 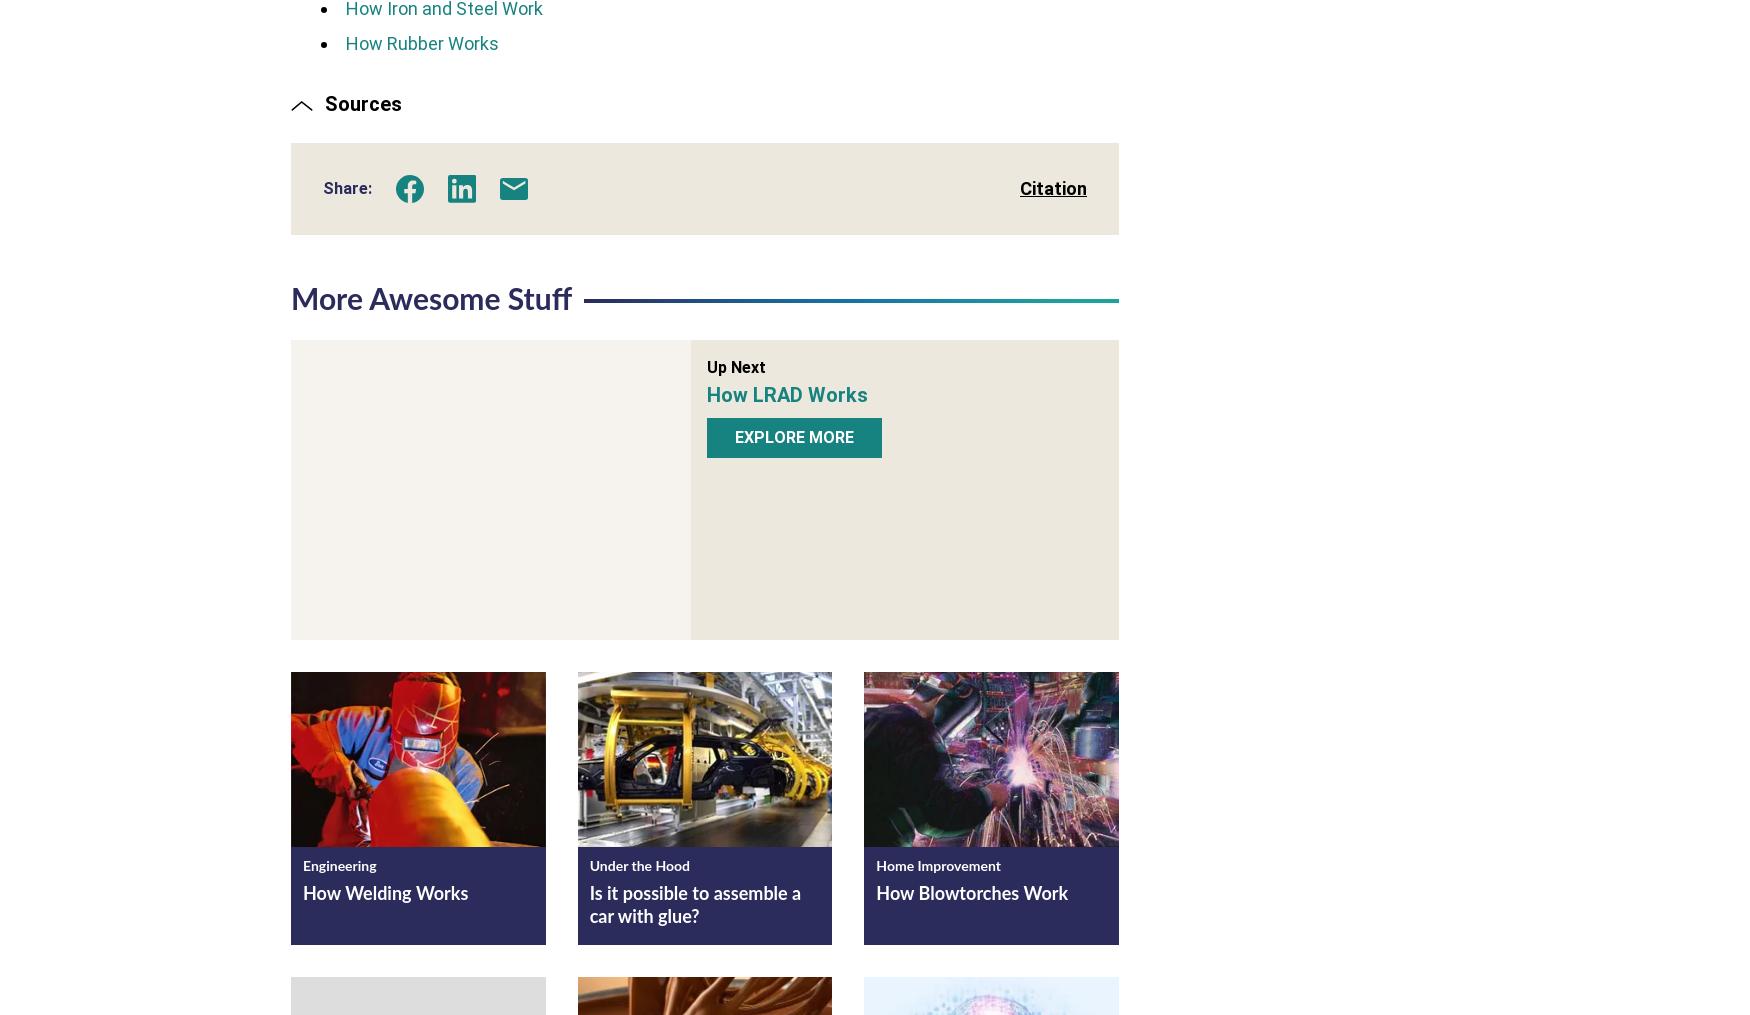 What do you see at coordinates (339, 865) in the screenshot?
I see `'Engineering'` at bounding box center [339, 865].